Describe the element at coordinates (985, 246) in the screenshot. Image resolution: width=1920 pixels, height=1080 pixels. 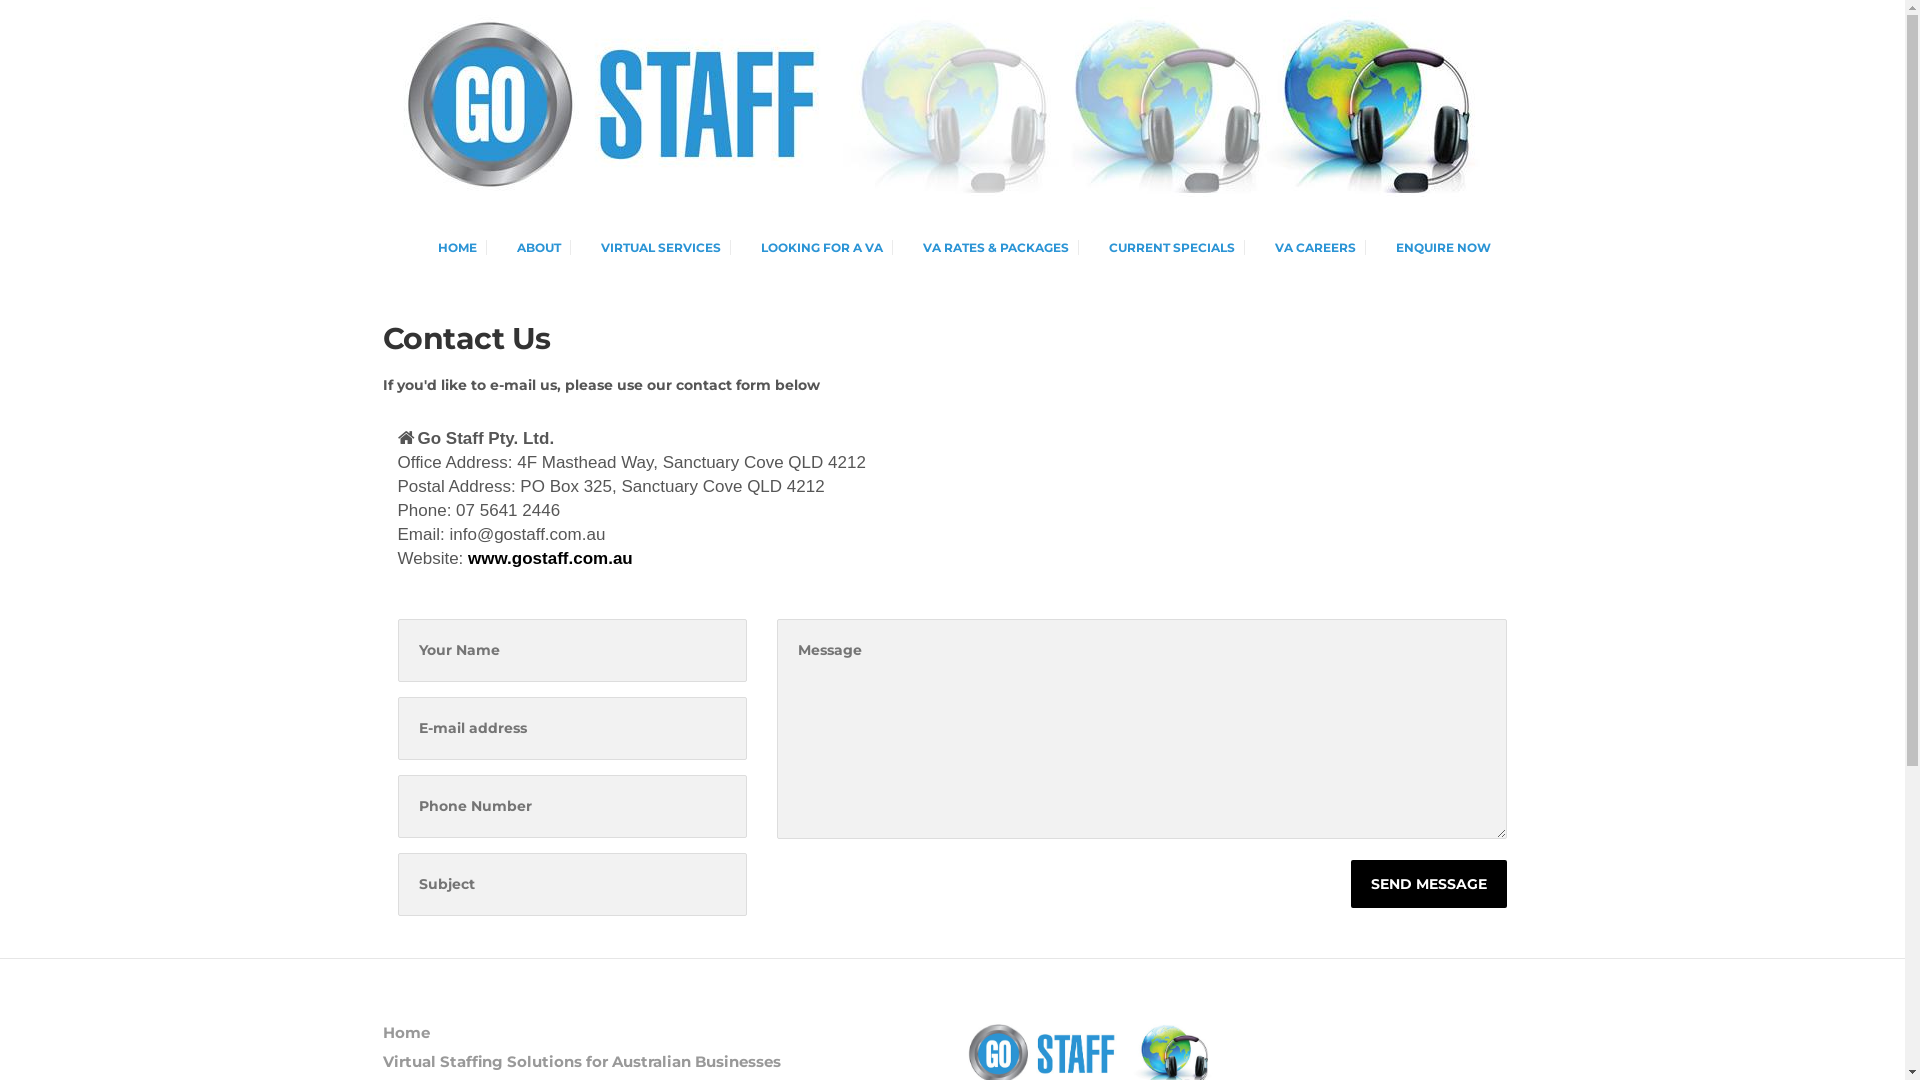
I see `'VA RATES & PACKAGES'` at that location.